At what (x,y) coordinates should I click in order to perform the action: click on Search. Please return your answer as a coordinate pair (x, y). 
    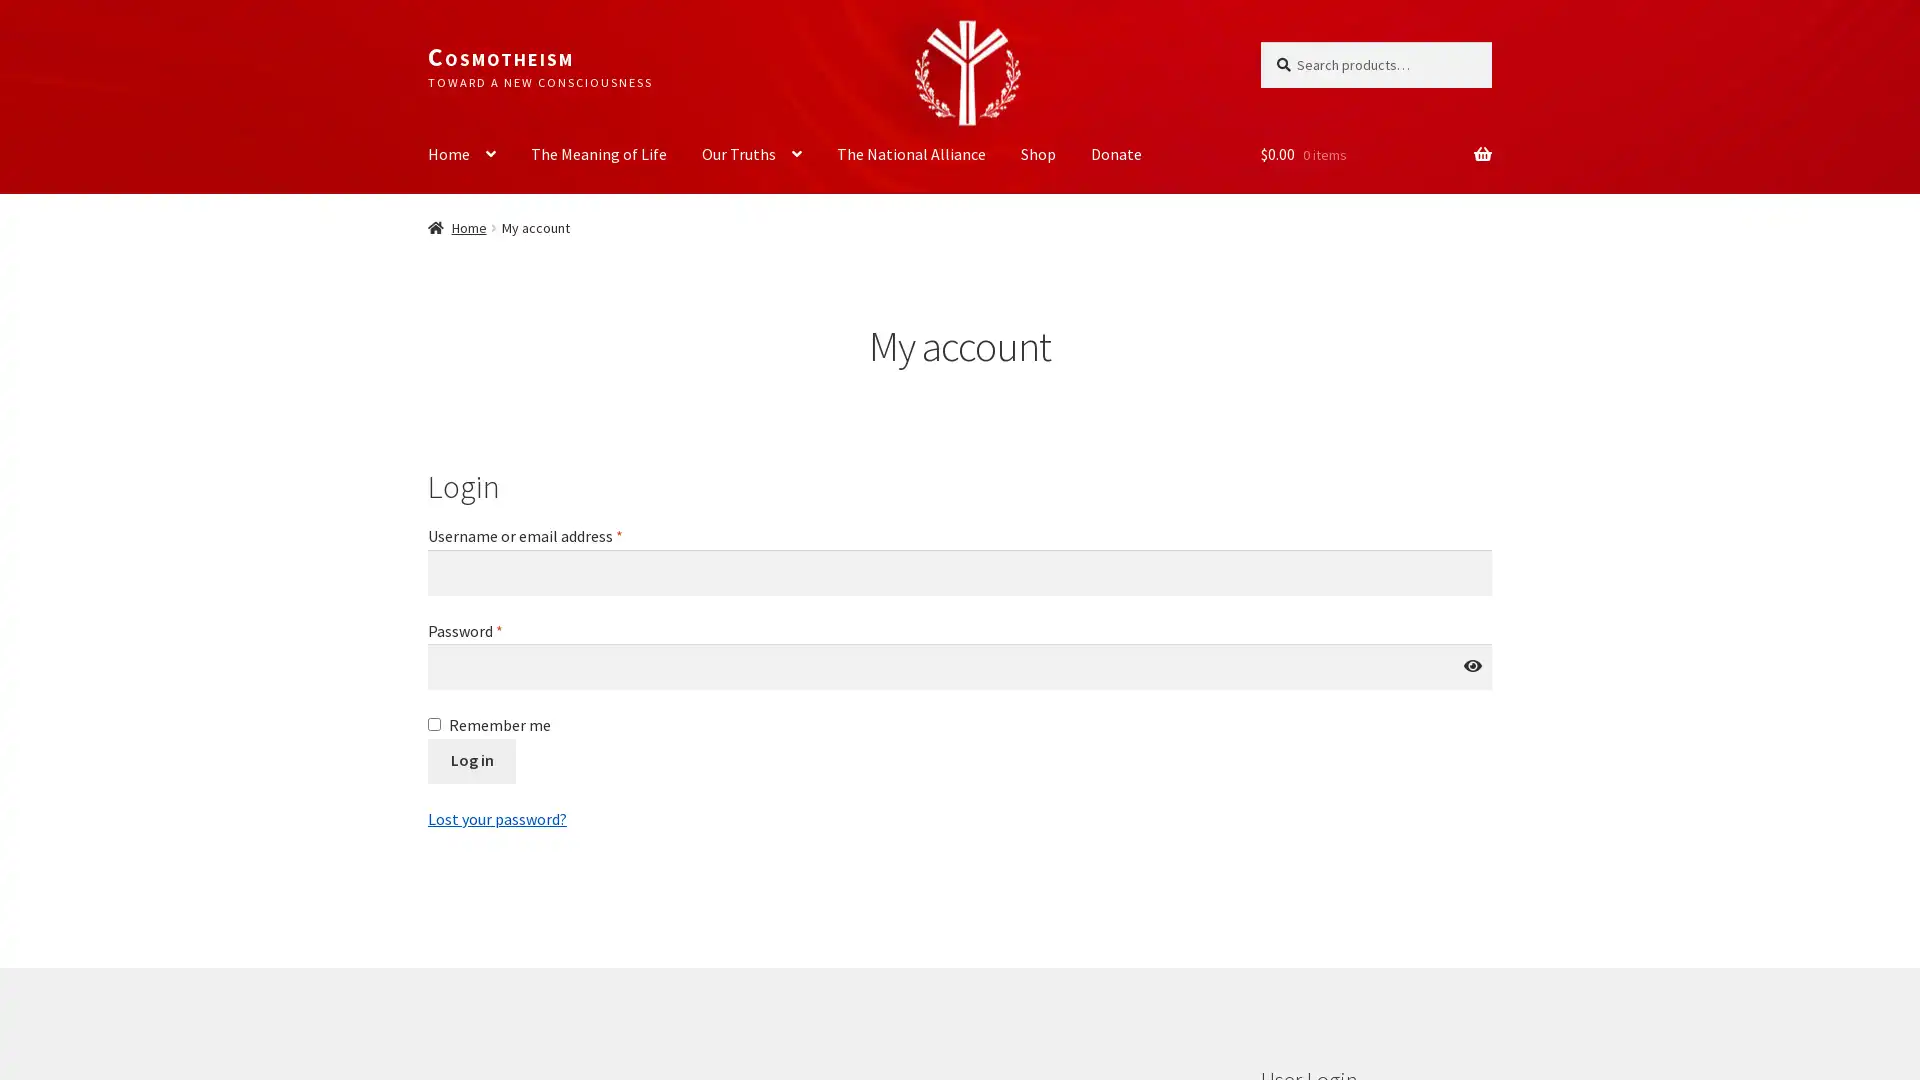
    Looking at the image, I should click on (1258, 40).